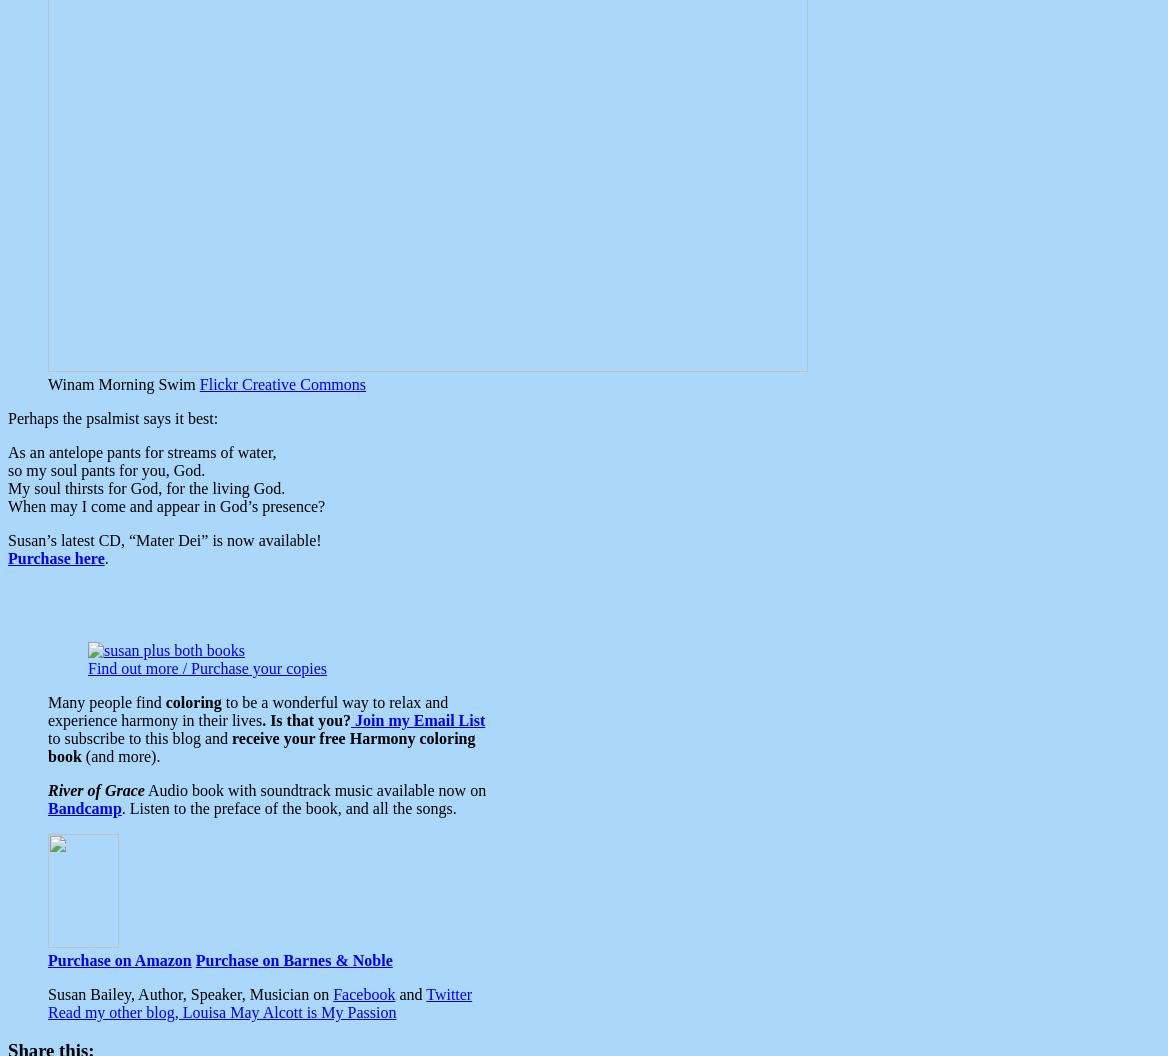  What do you see at coordinates (105, 701) in the screenshot?
I see `'Many people find'` at bounding box center [105, 701].